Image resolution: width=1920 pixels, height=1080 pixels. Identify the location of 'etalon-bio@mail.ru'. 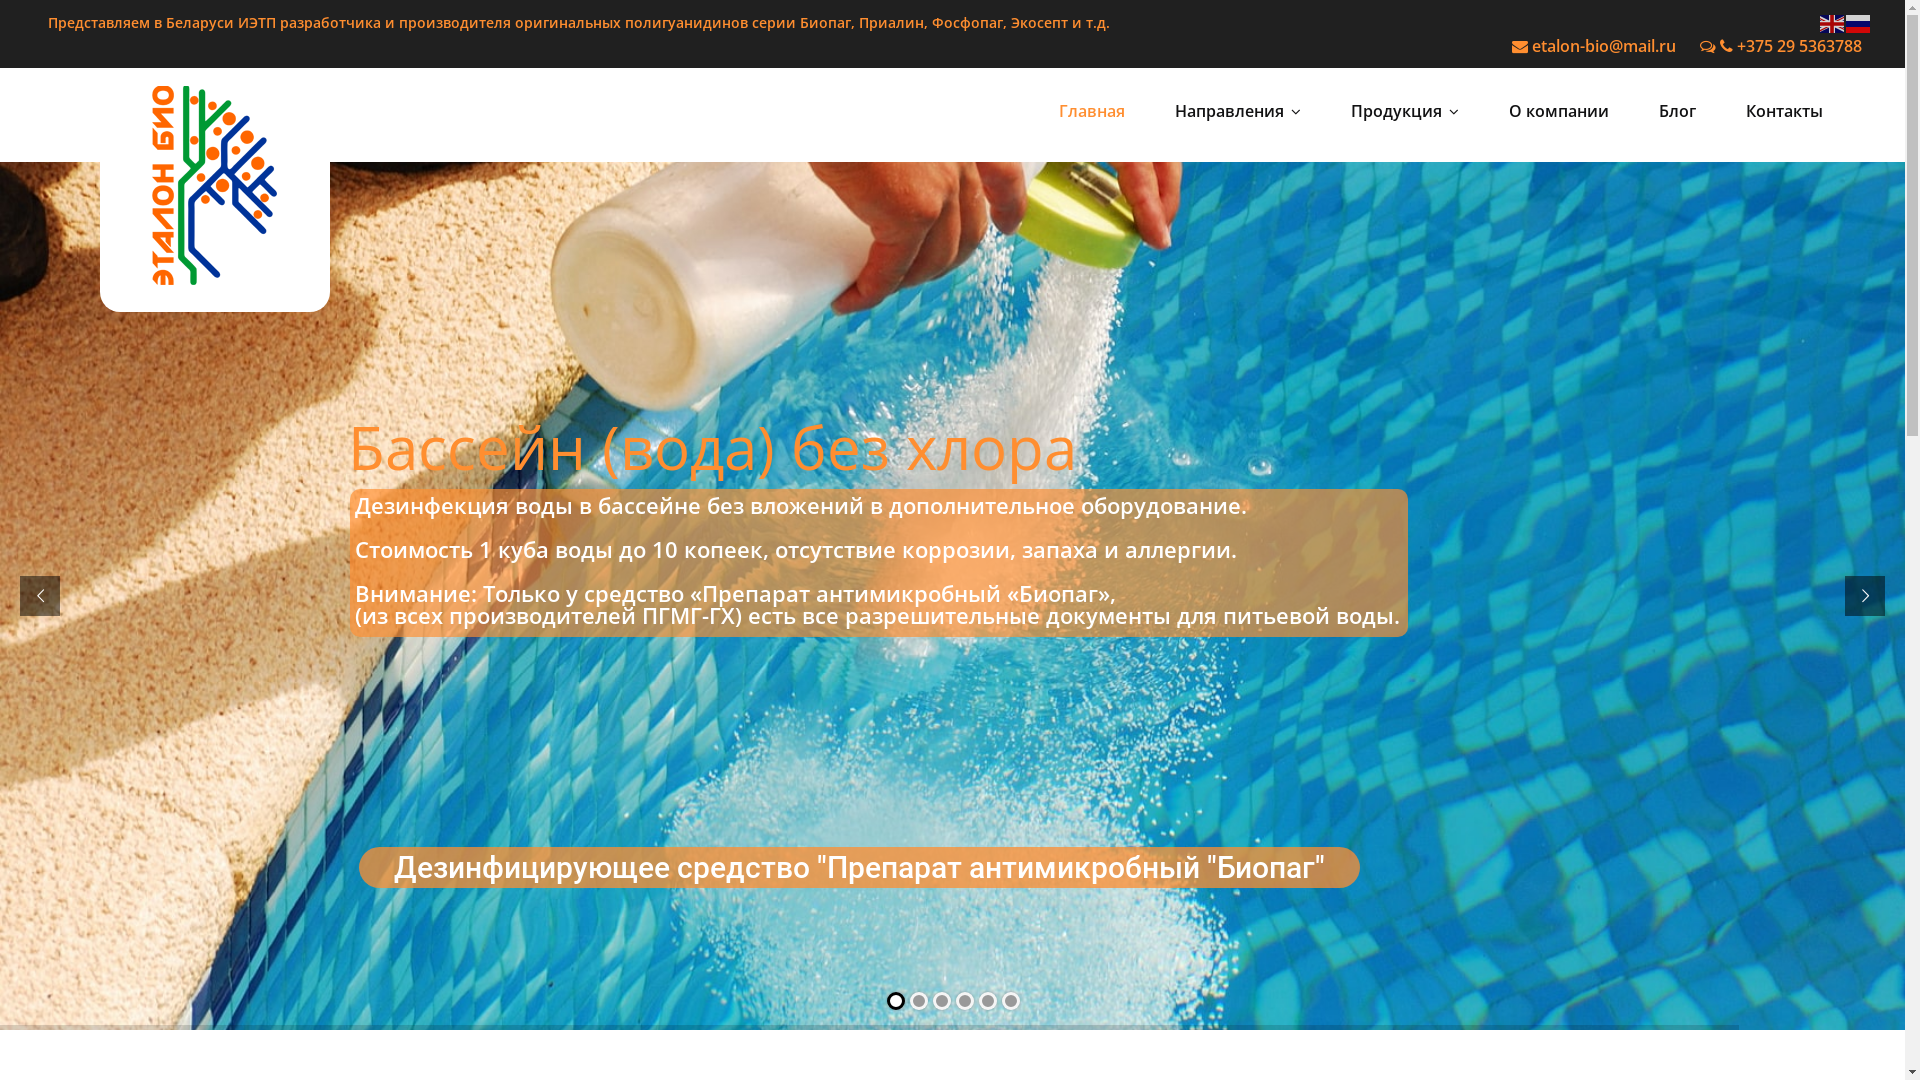
(1512, 45).